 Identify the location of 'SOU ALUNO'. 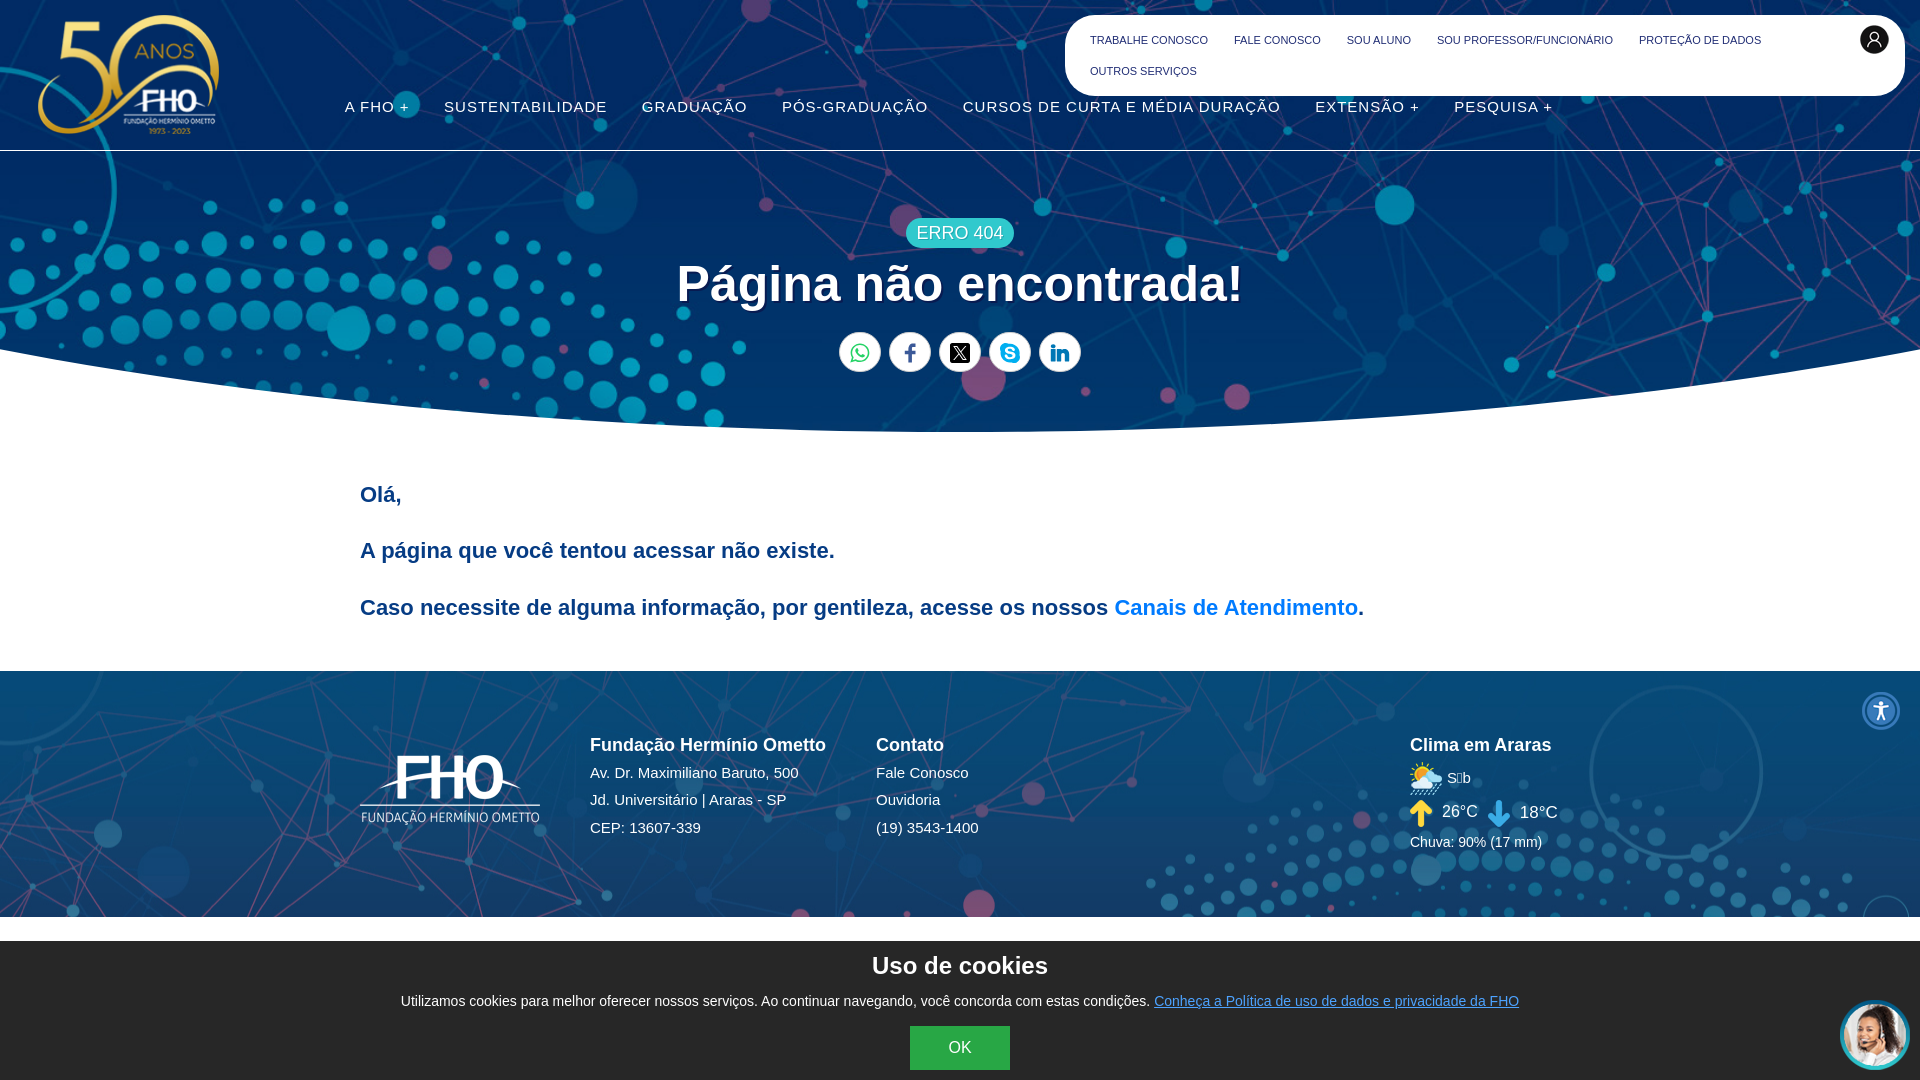
(1377, 40).